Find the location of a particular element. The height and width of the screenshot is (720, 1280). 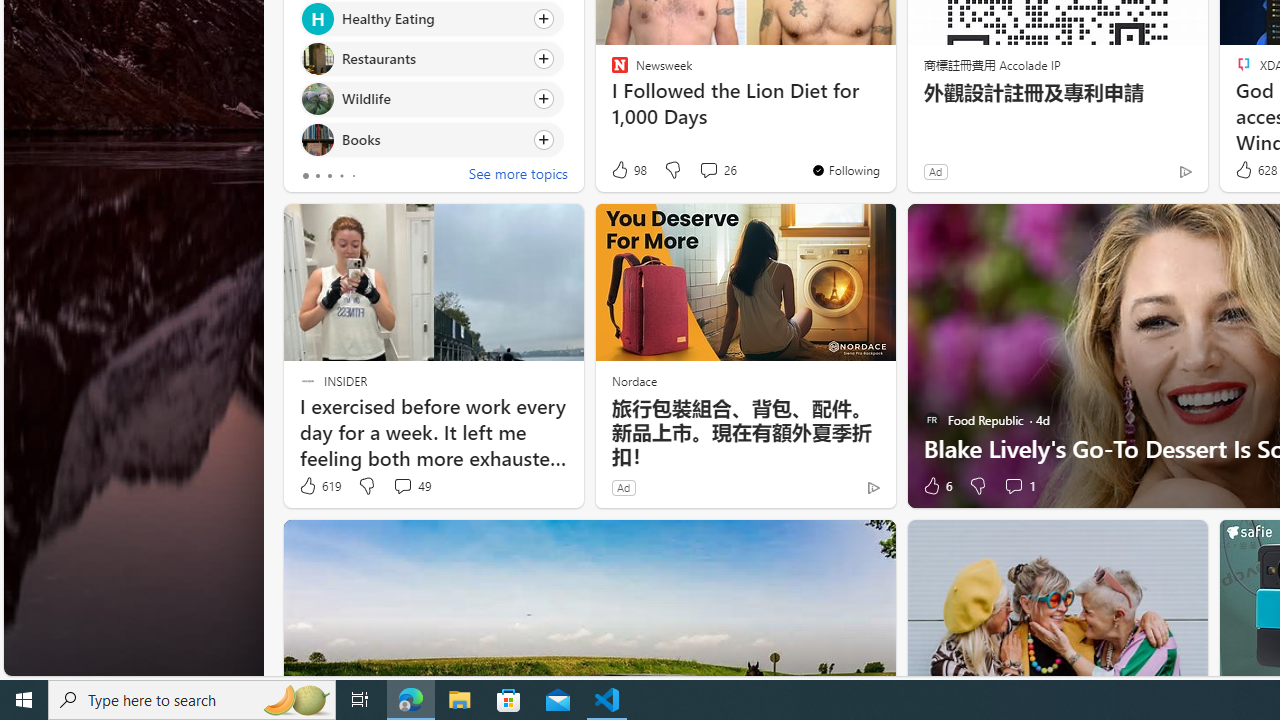

'Wildlife' is located at coordinates (316, 99).